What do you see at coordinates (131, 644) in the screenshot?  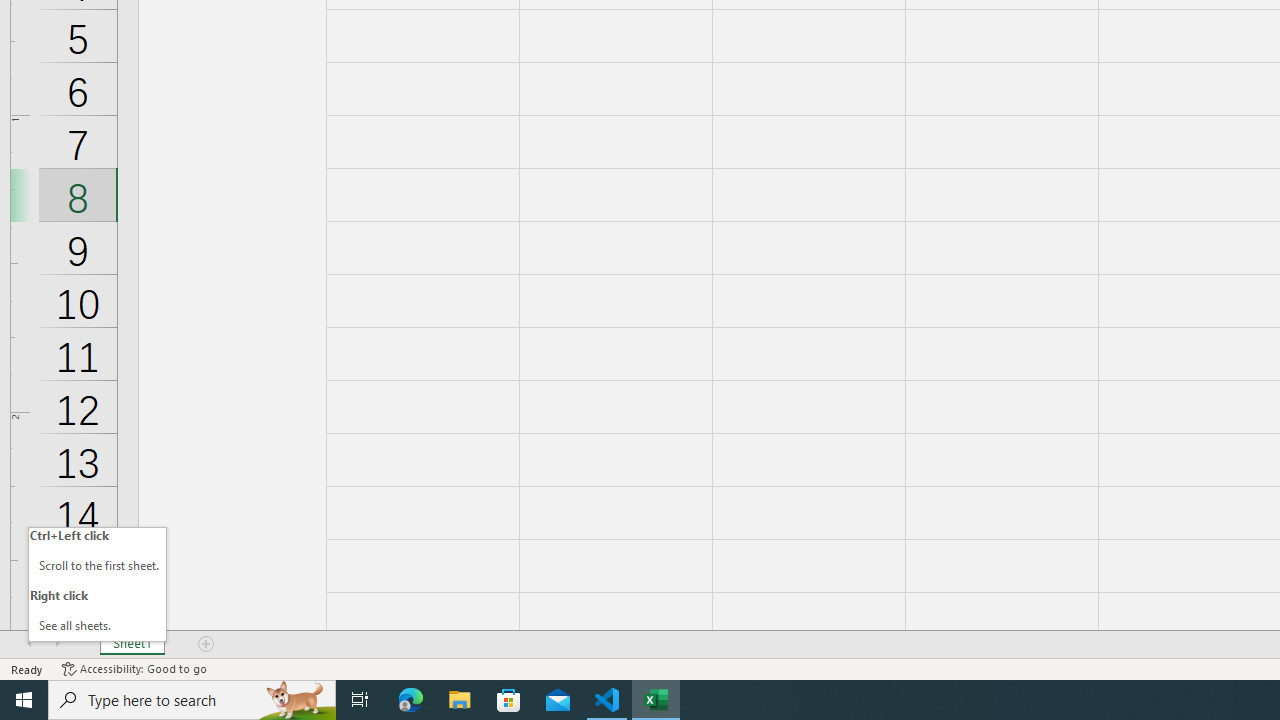 I see `'Sheet1'` at bounding box center [131, 644].